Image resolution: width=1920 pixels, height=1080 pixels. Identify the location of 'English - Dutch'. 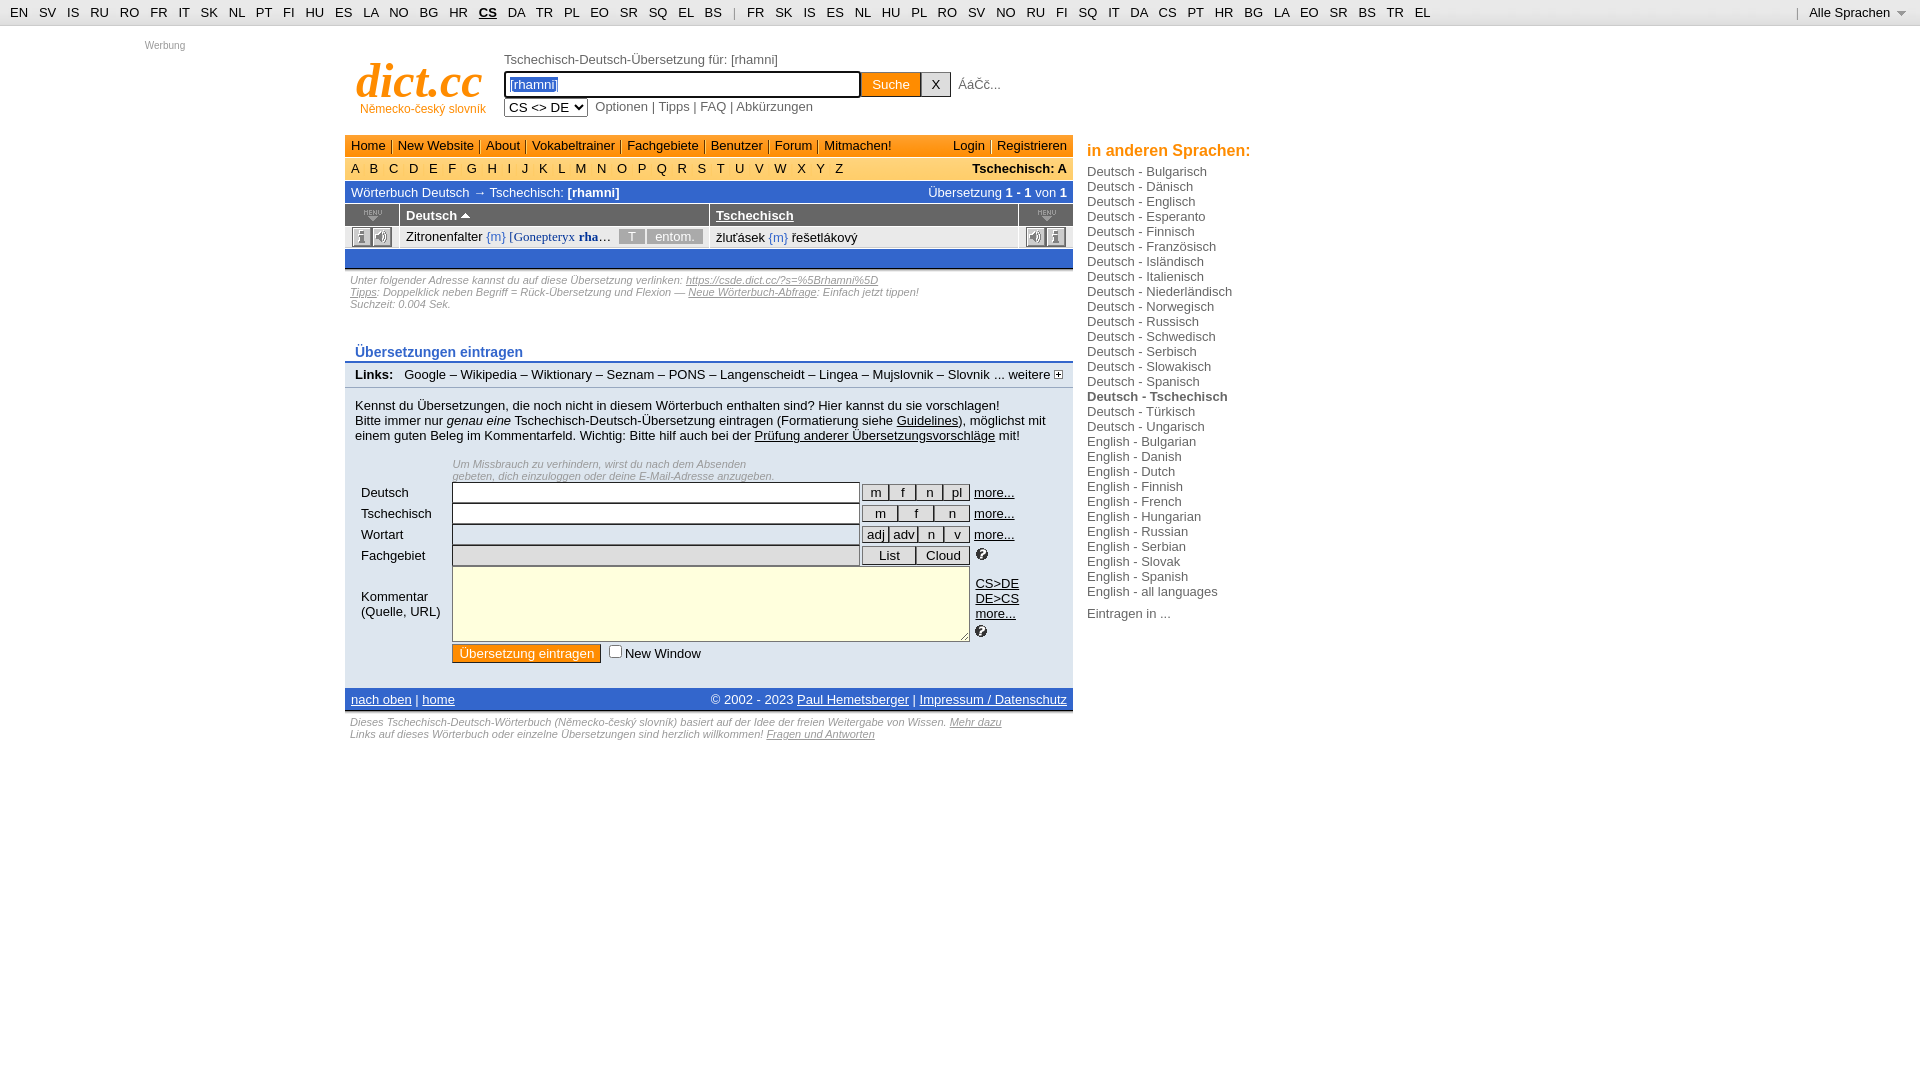
(1131, 471).